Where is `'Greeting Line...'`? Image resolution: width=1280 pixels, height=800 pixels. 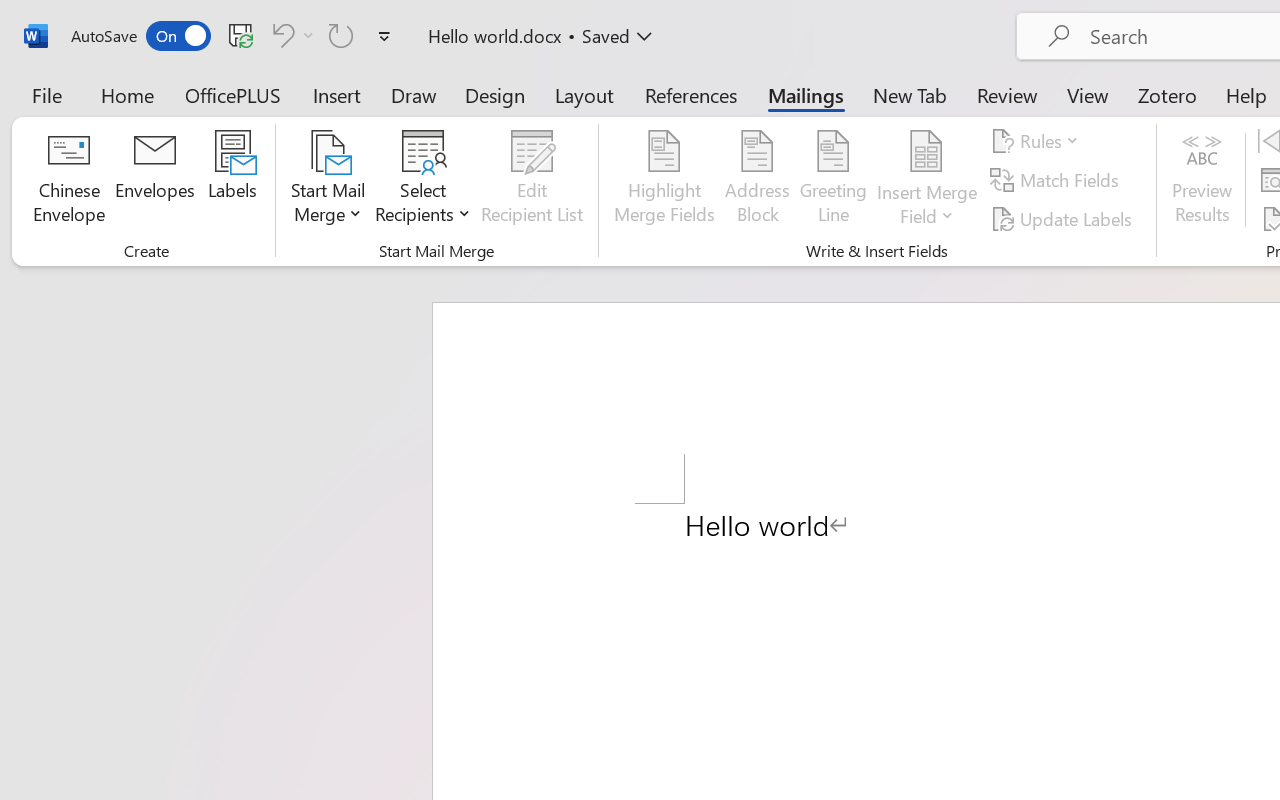 'Greeting Line...' is located at coordinates (833, 179).